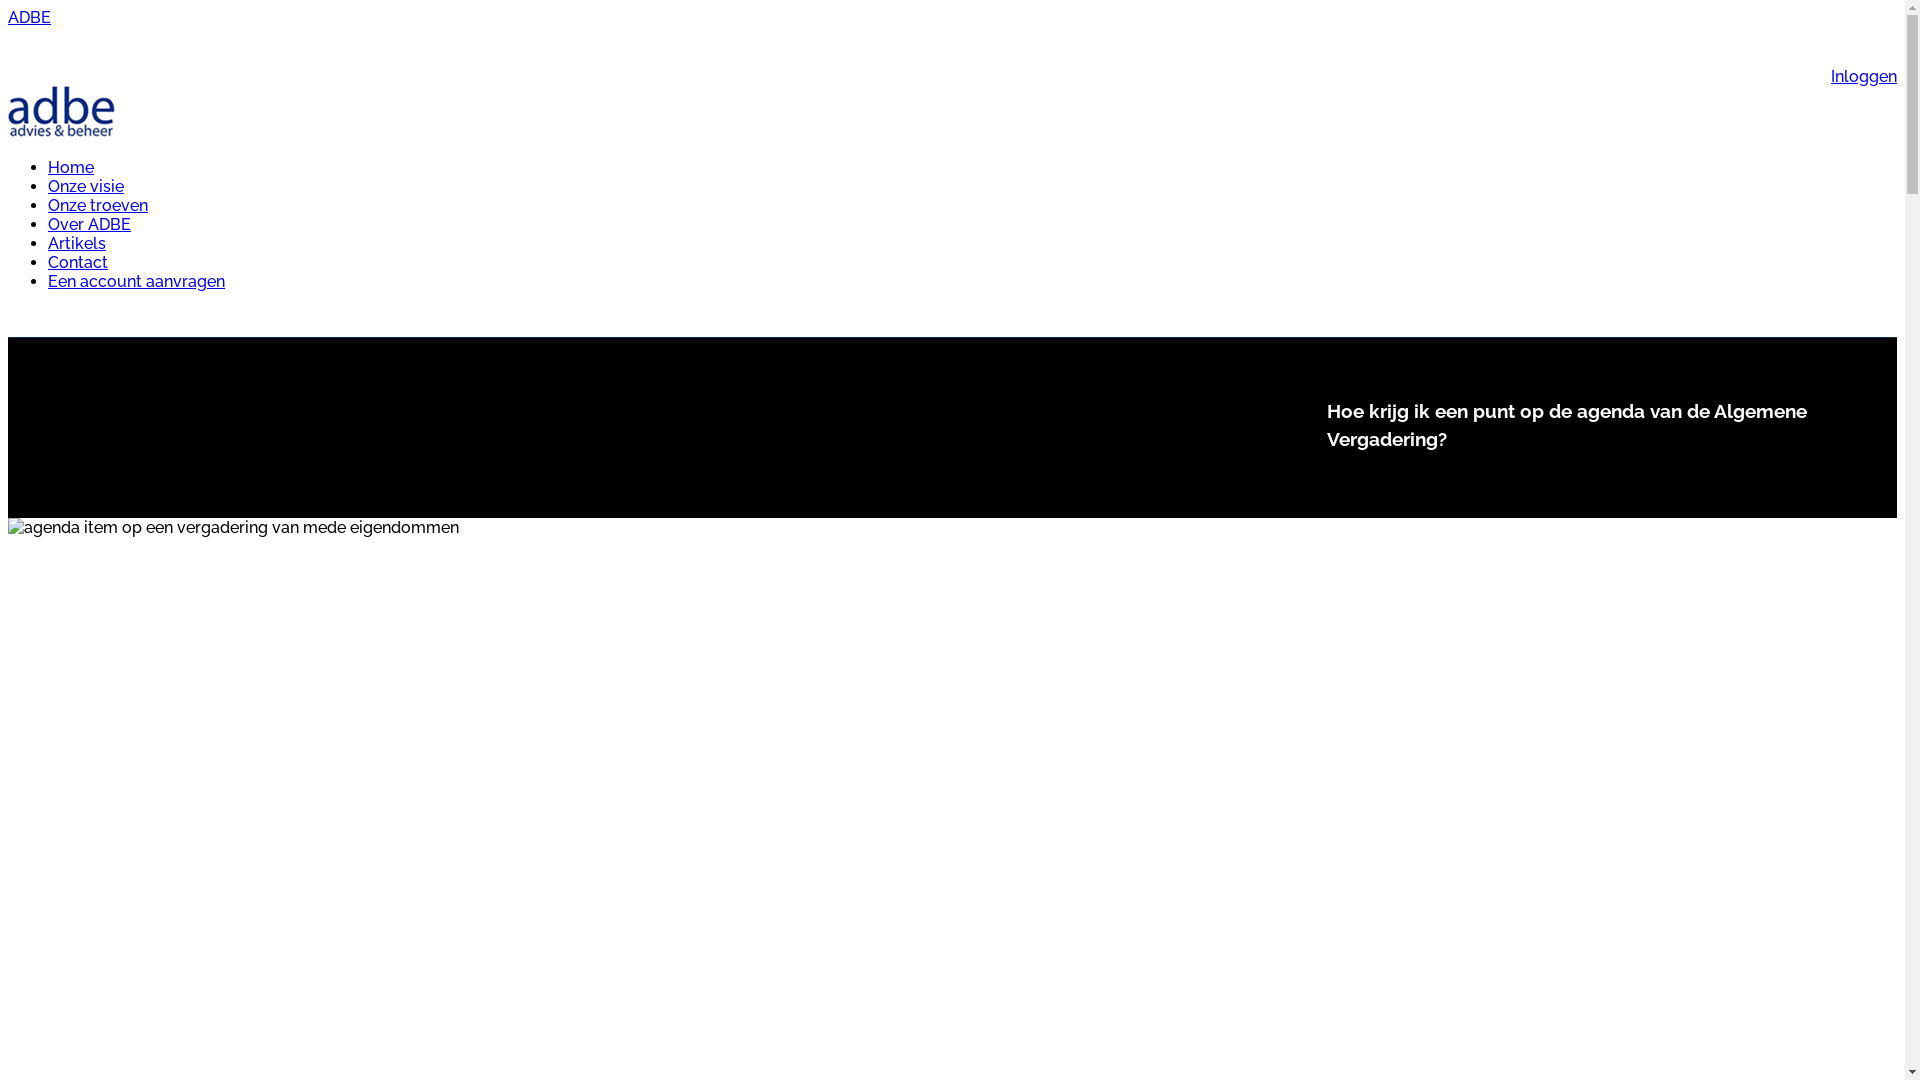  I want to click on 'Onze troeven', so click(48, 205).